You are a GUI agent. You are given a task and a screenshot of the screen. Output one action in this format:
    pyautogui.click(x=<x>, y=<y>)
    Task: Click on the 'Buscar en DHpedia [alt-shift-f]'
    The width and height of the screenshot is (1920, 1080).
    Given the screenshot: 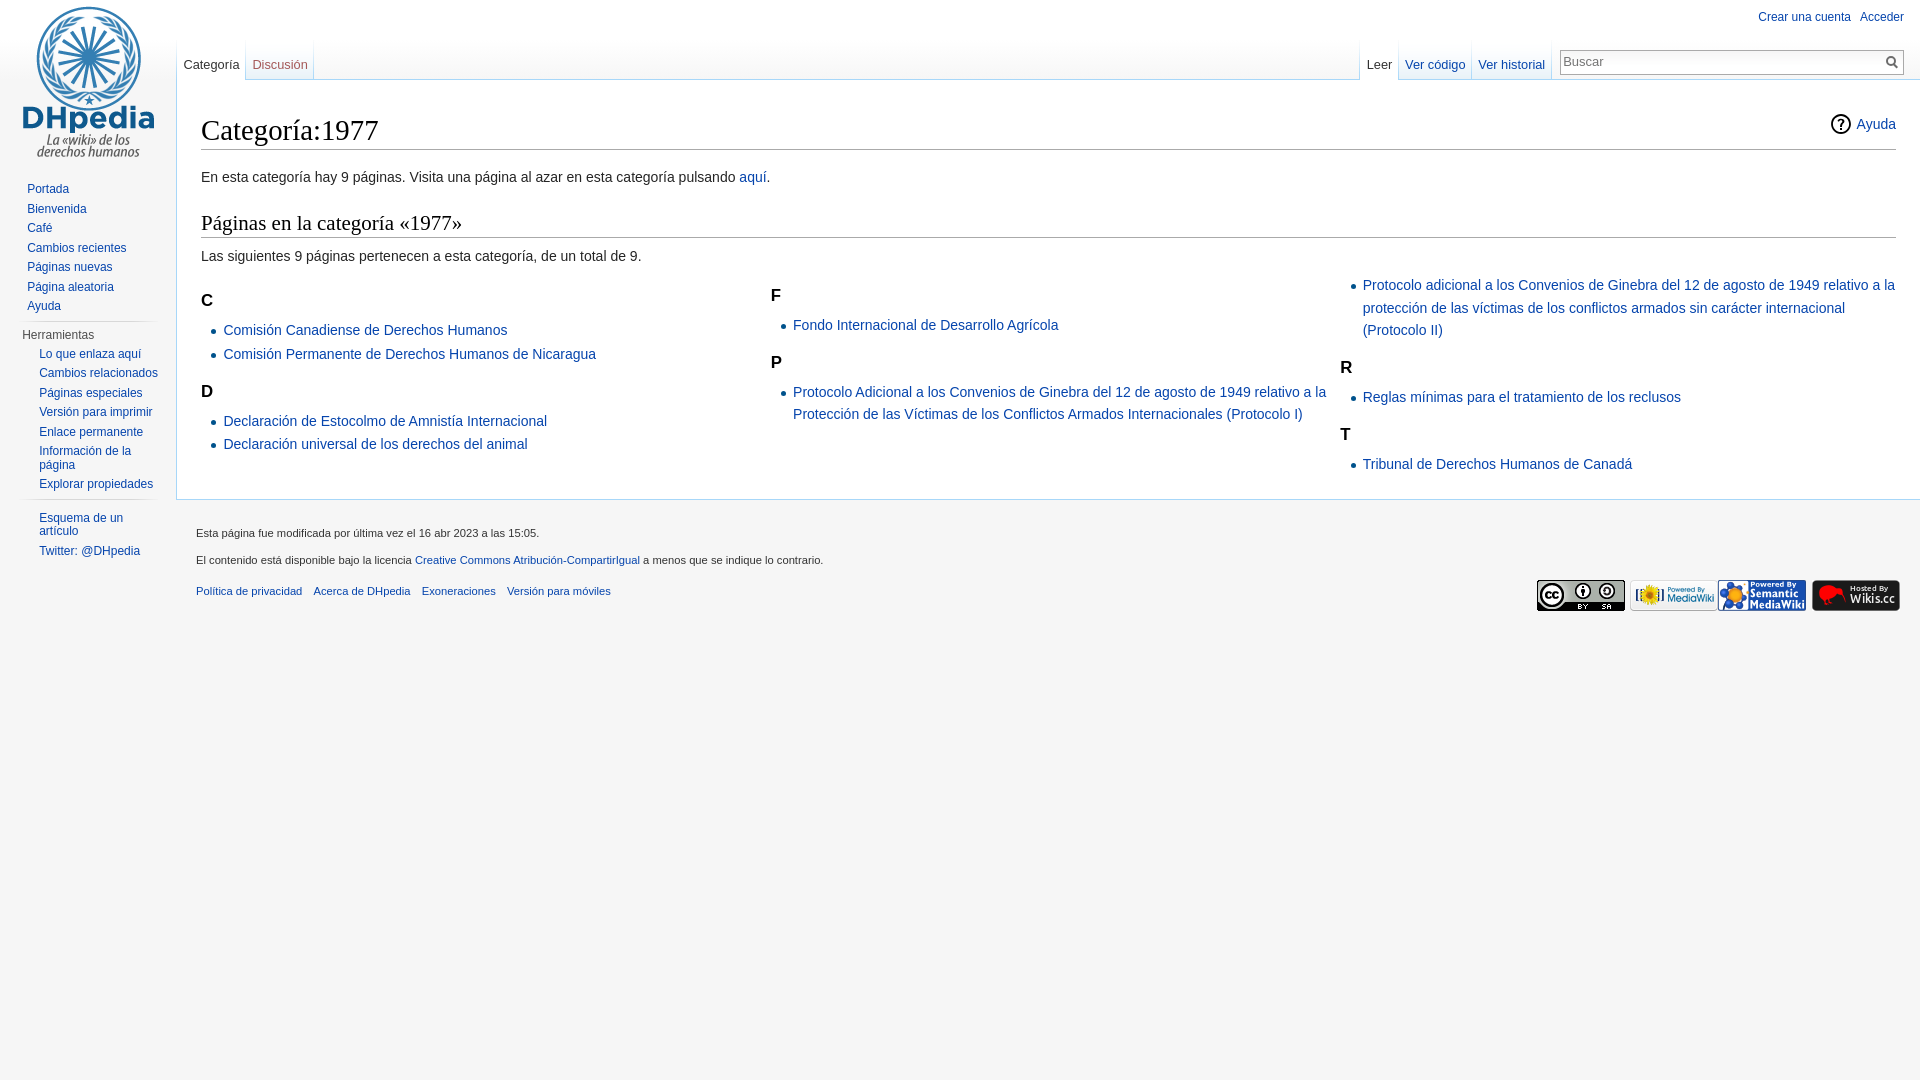 What is the action you would take?
    pyautogui.click(x=1720, y=60)
    